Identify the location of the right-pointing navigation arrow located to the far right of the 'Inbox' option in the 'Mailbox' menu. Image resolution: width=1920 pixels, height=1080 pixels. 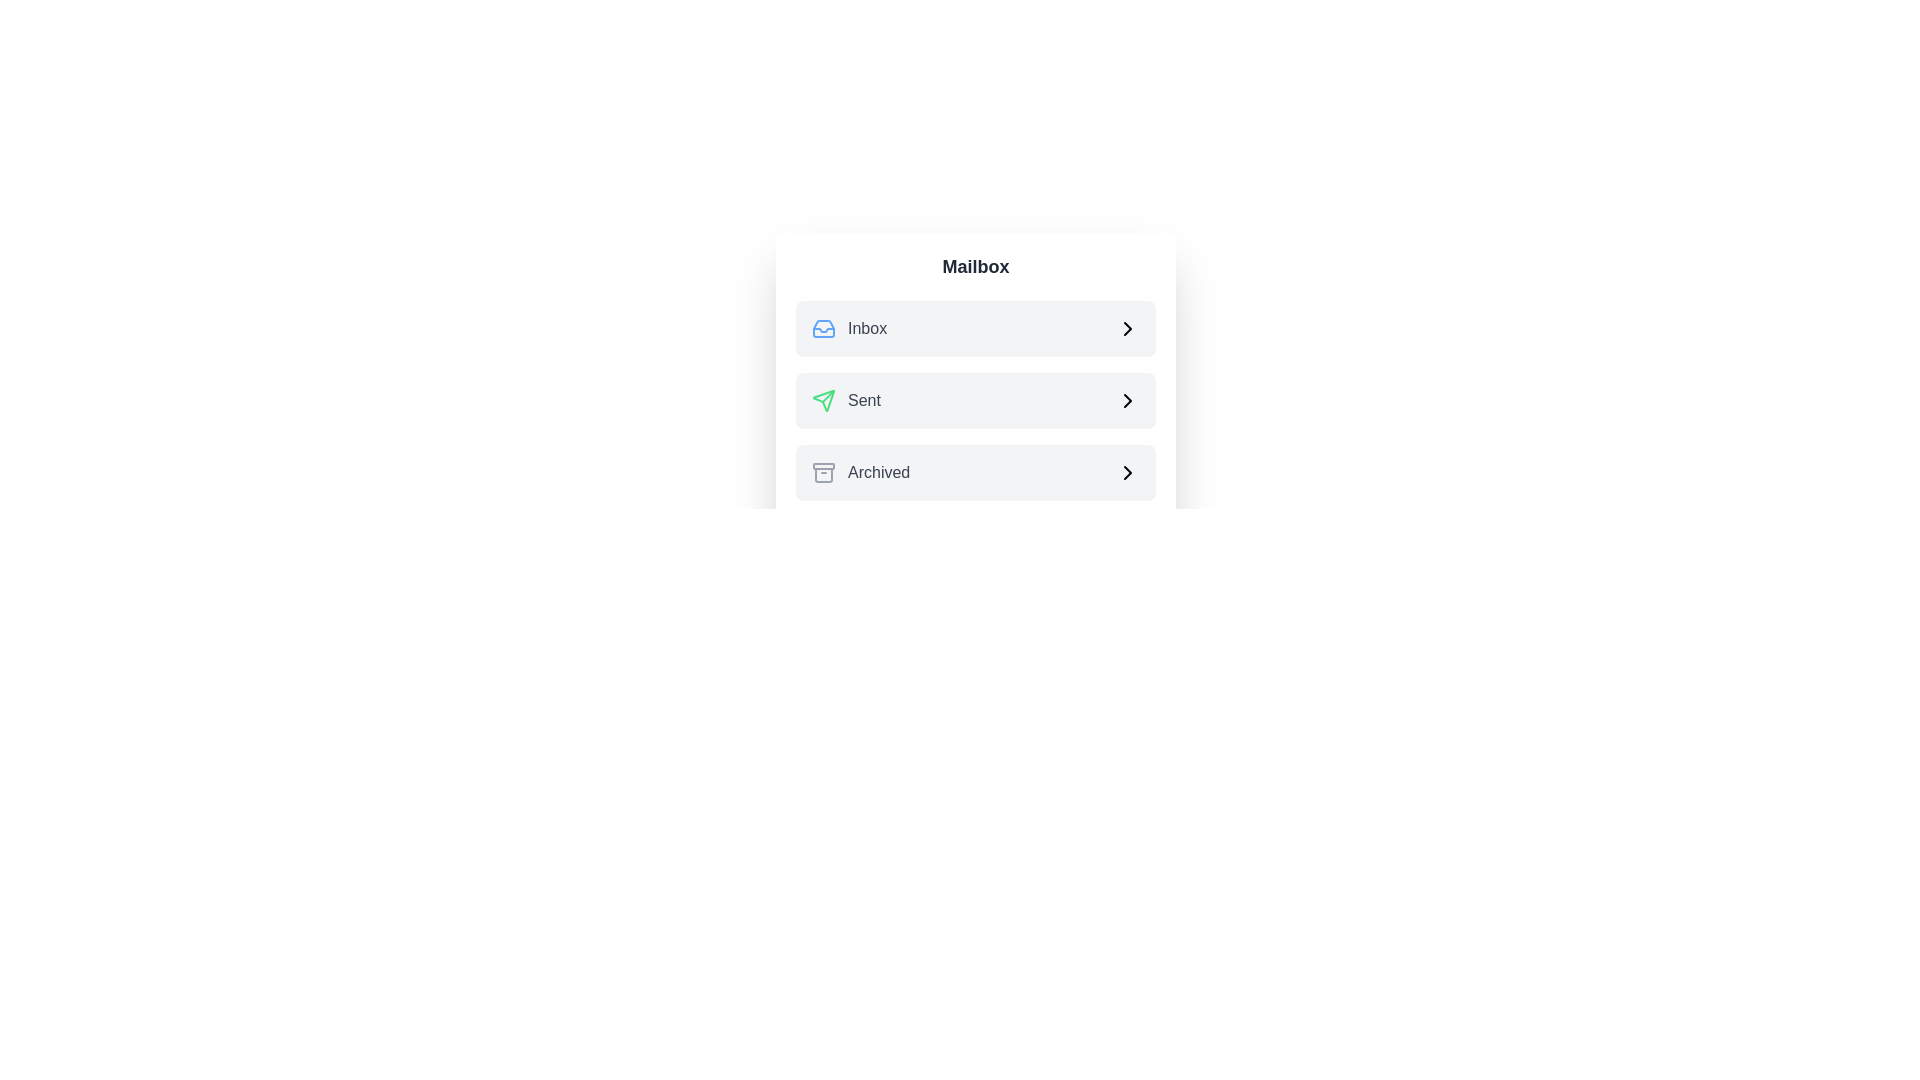
(1128, 327).